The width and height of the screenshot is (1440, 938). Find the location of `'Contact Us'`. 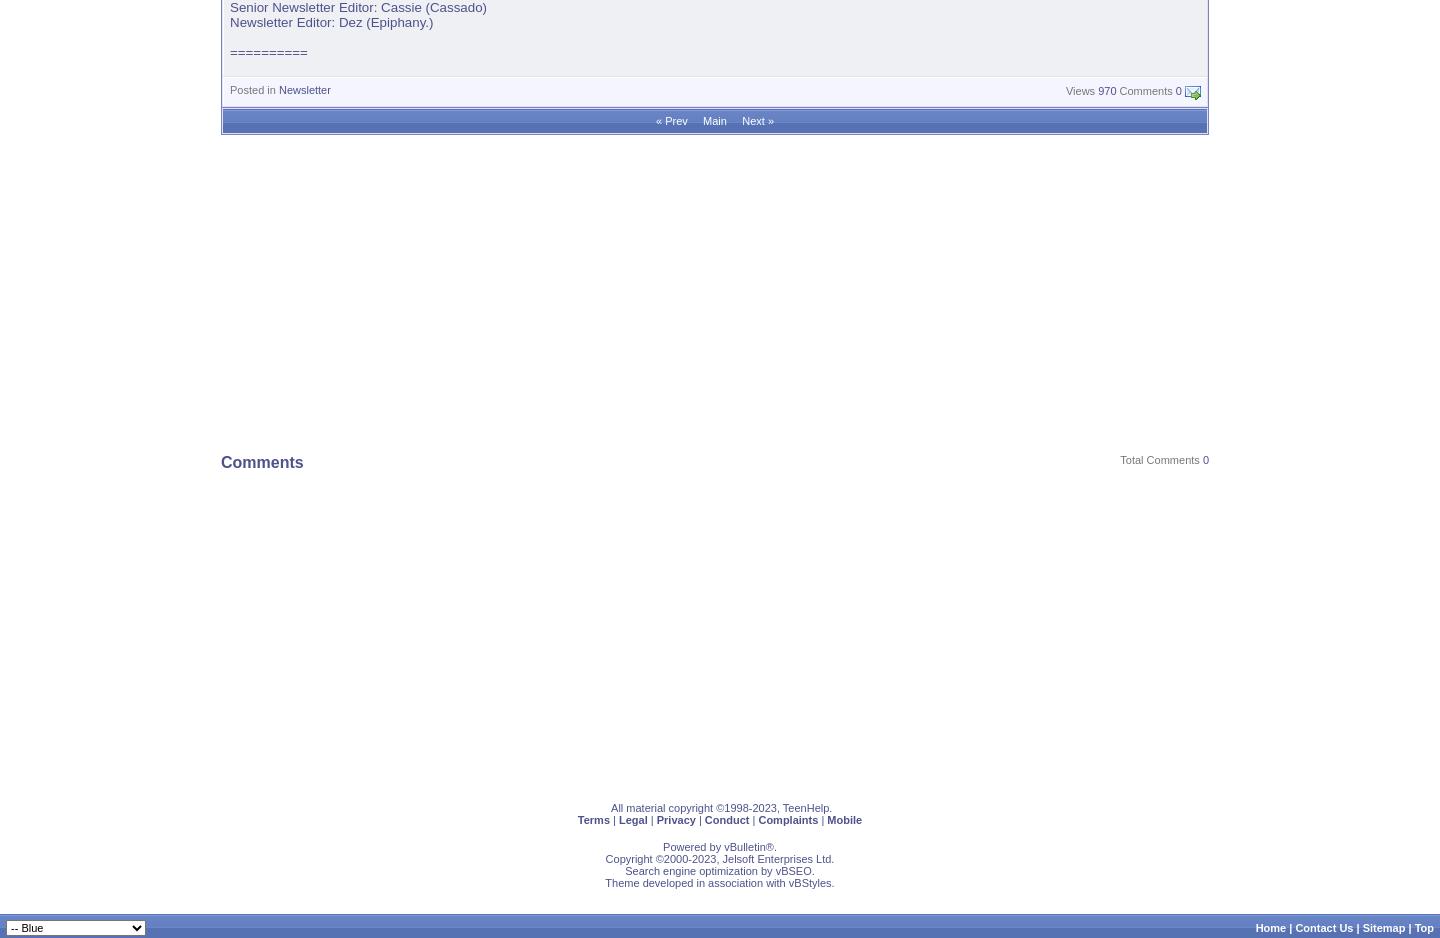

'Contact Us' is located at coordinates (1322, 926).